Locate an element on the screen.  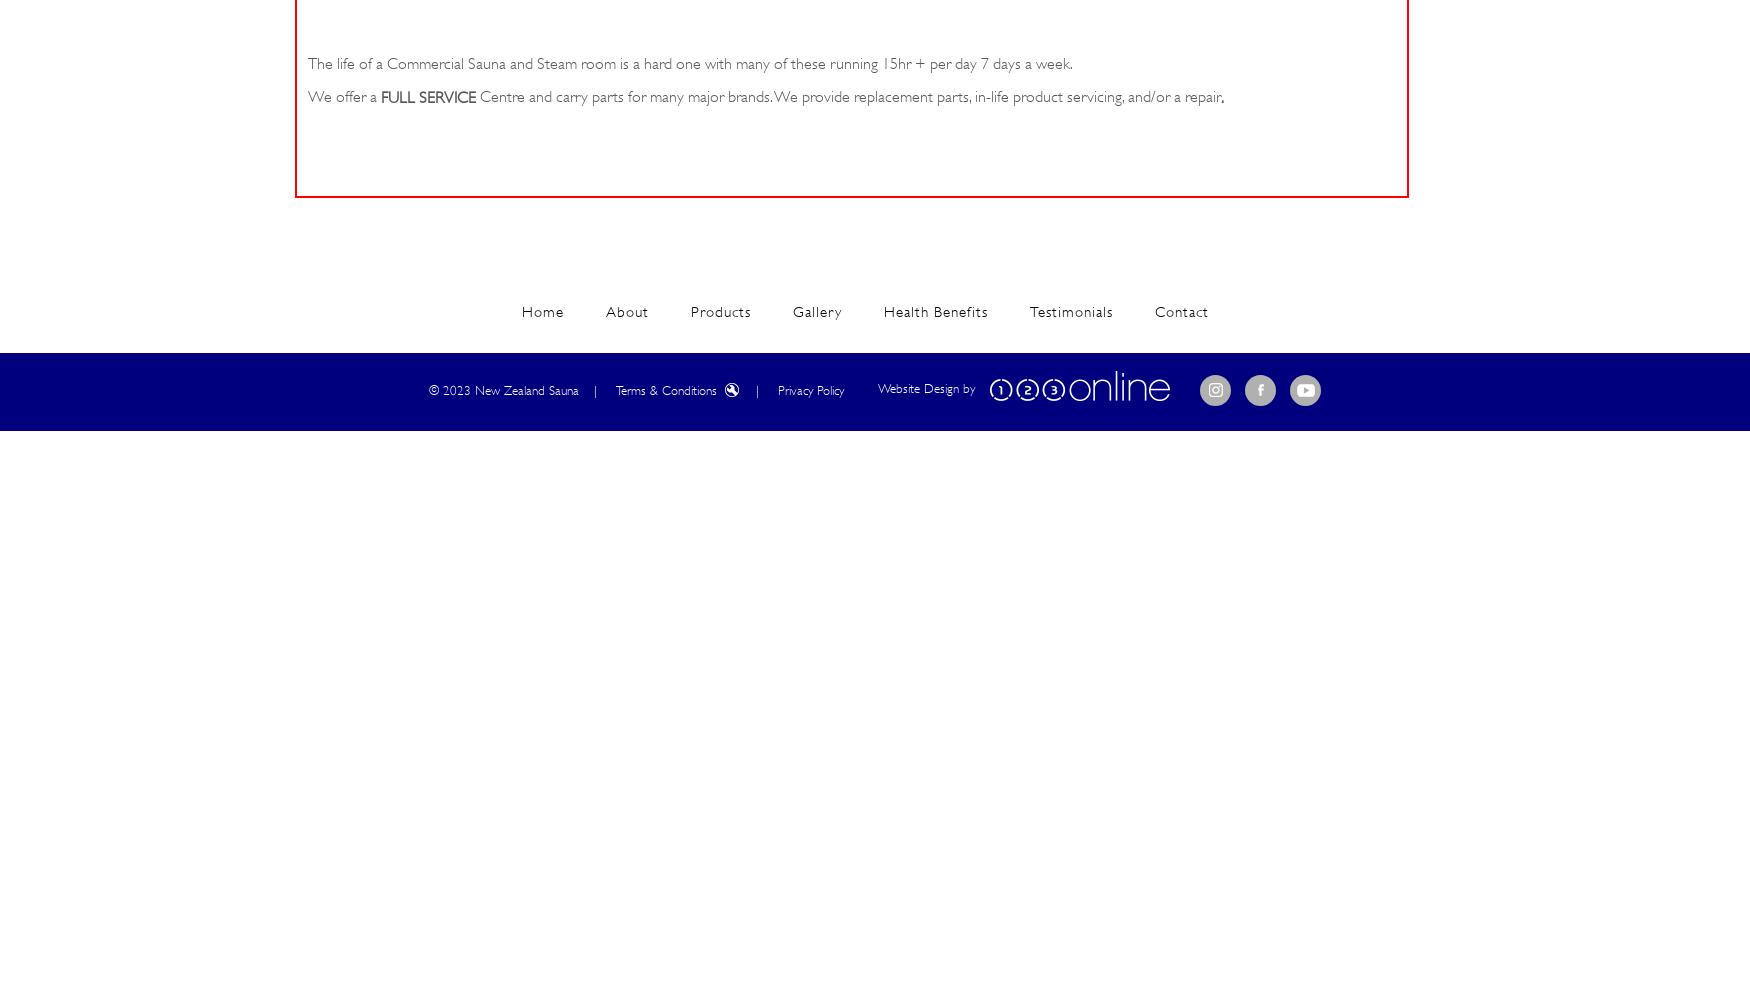
'Contact' is located at coordinates (1180, 312).